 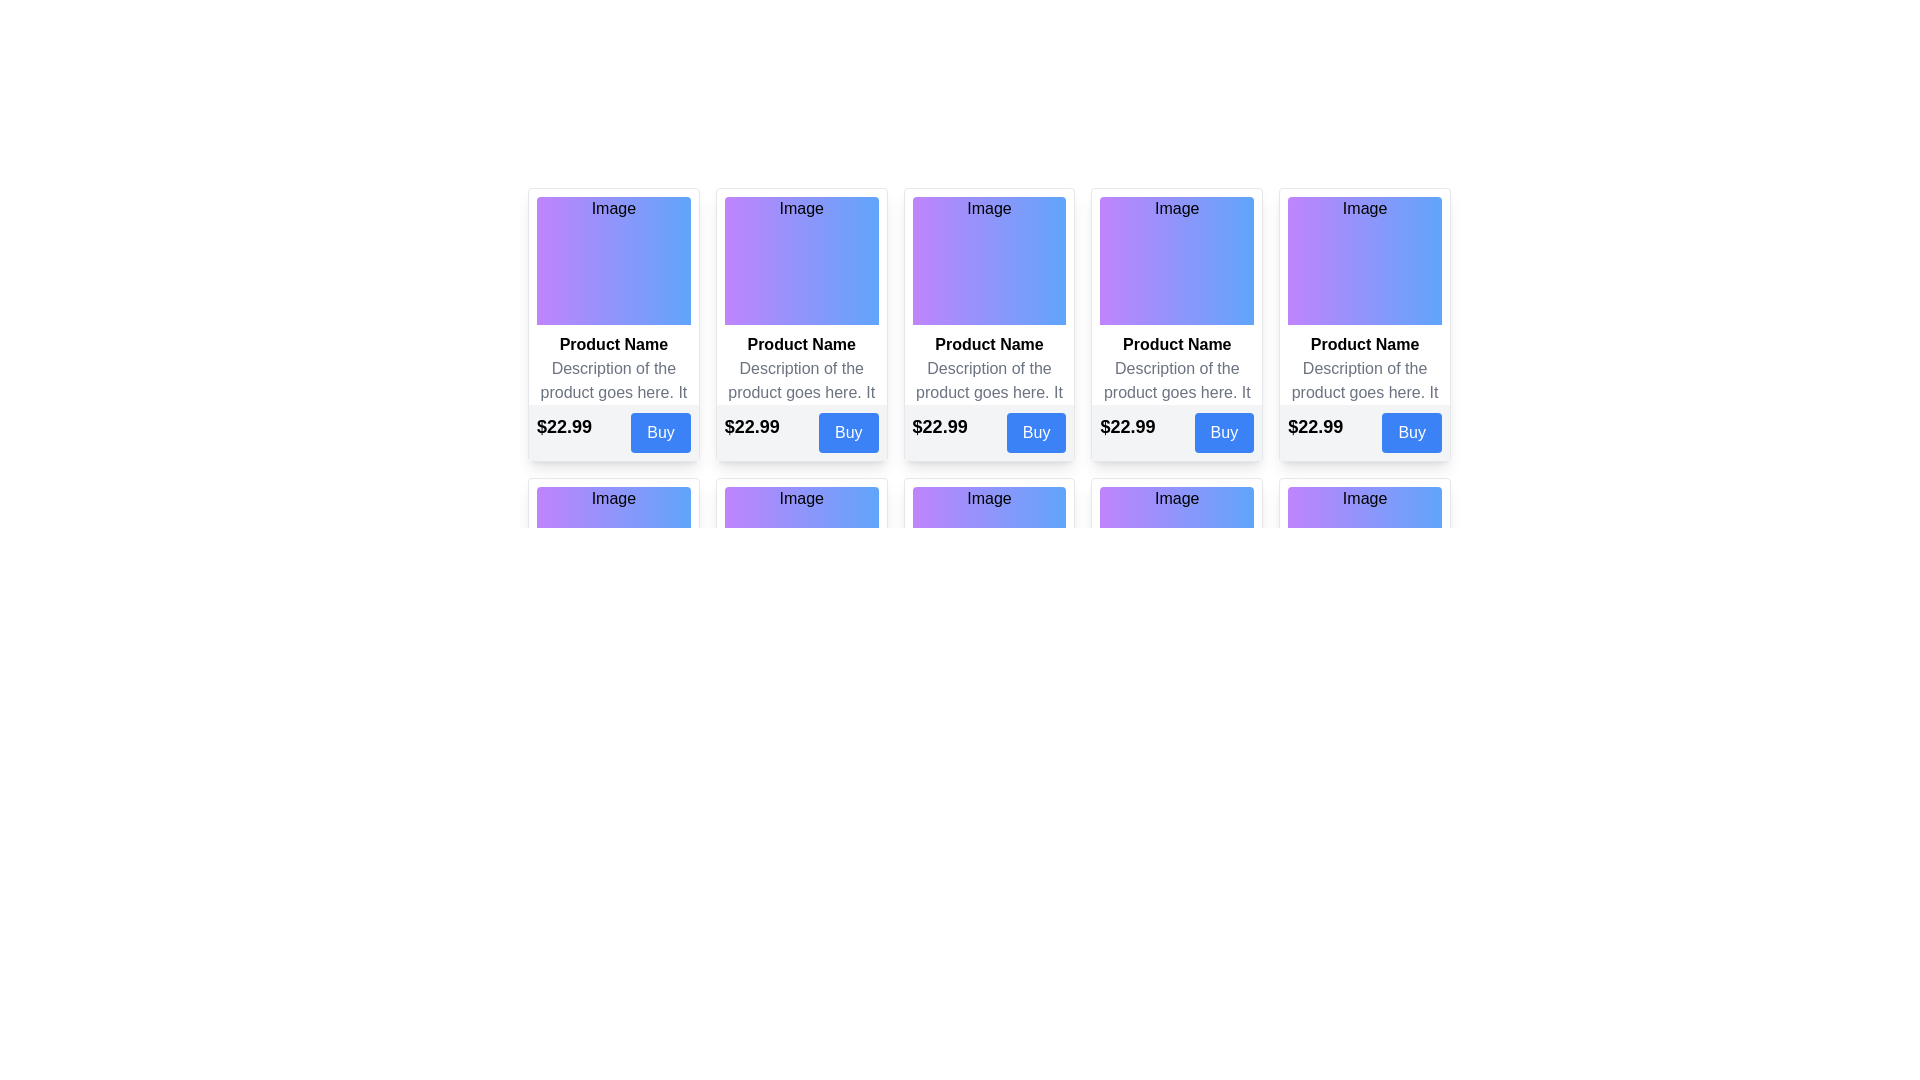 I want to click on bold text label 'Product Name' located in the middle section of the product card, positioned directly below the gradient image box, so click(x=1177, y=343).